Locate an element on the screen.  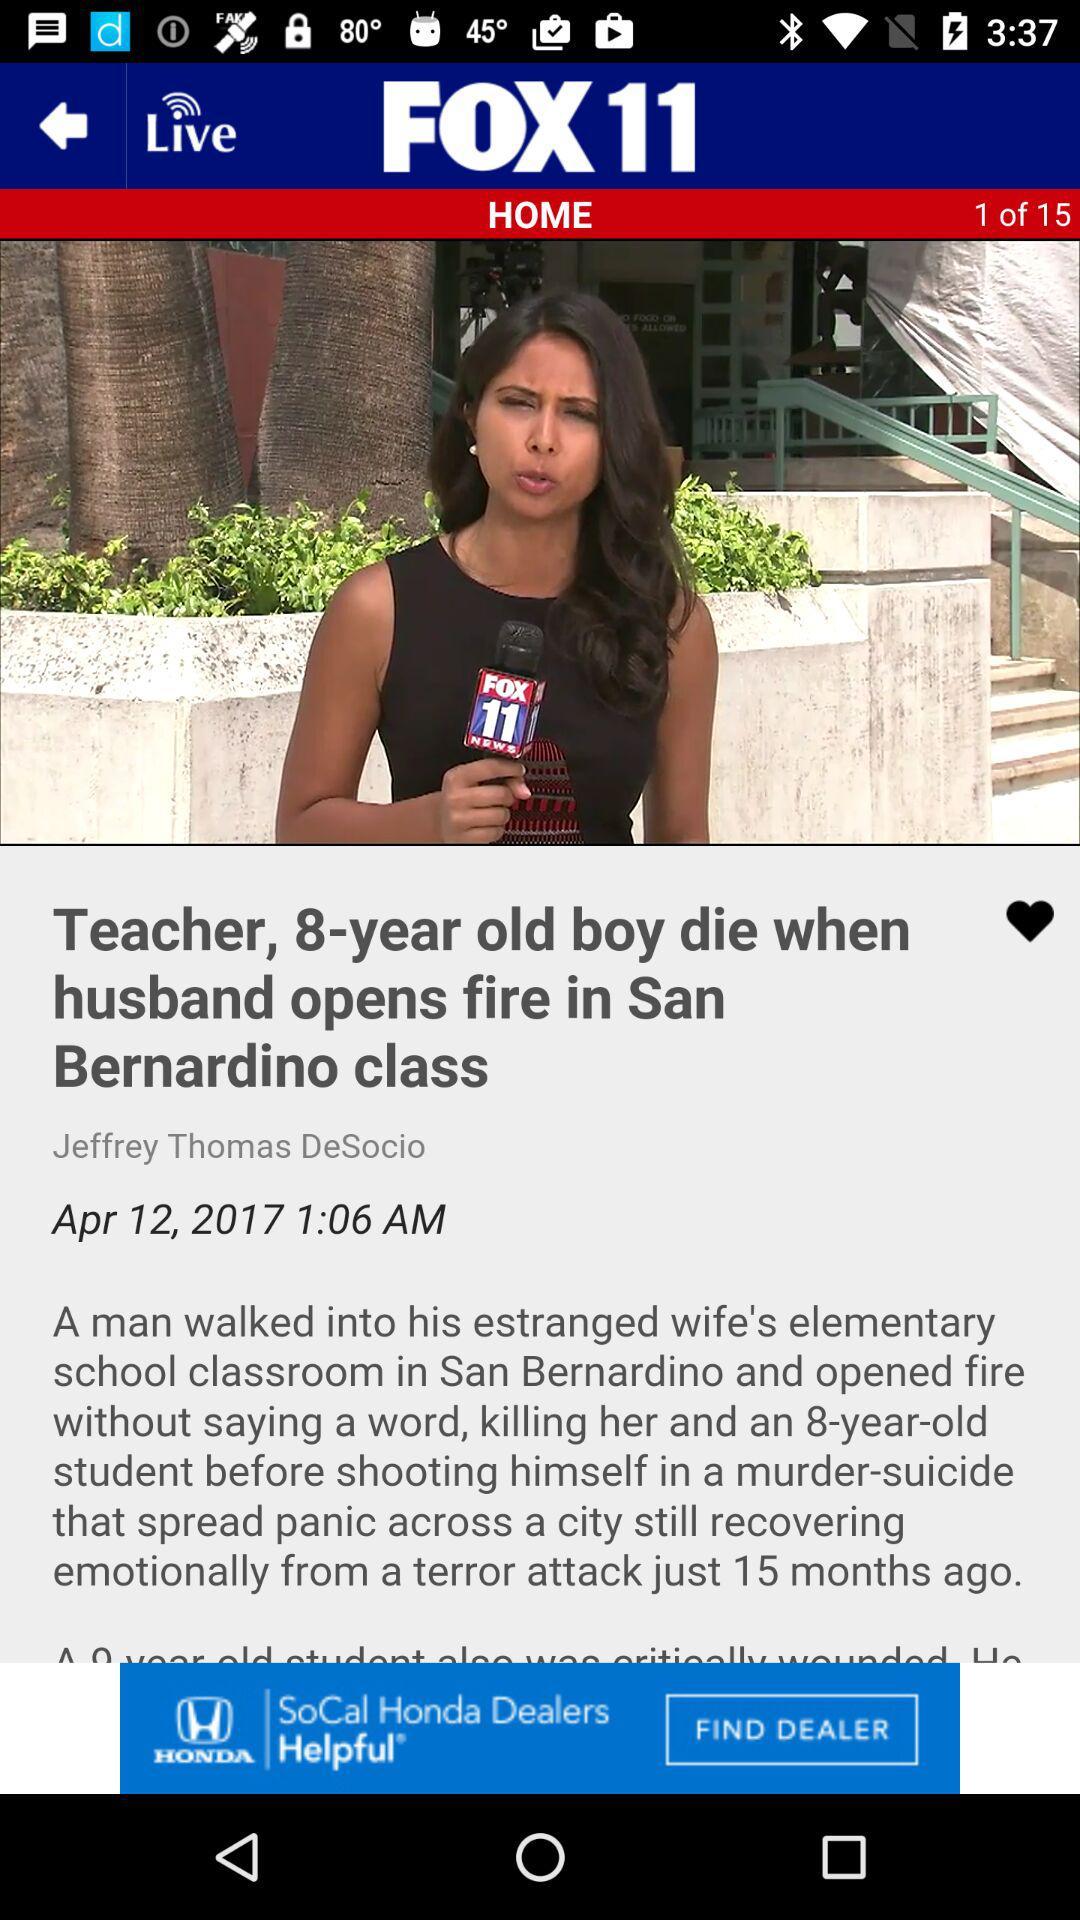
the arrow_backward icon is located at coordinates (61, 124).